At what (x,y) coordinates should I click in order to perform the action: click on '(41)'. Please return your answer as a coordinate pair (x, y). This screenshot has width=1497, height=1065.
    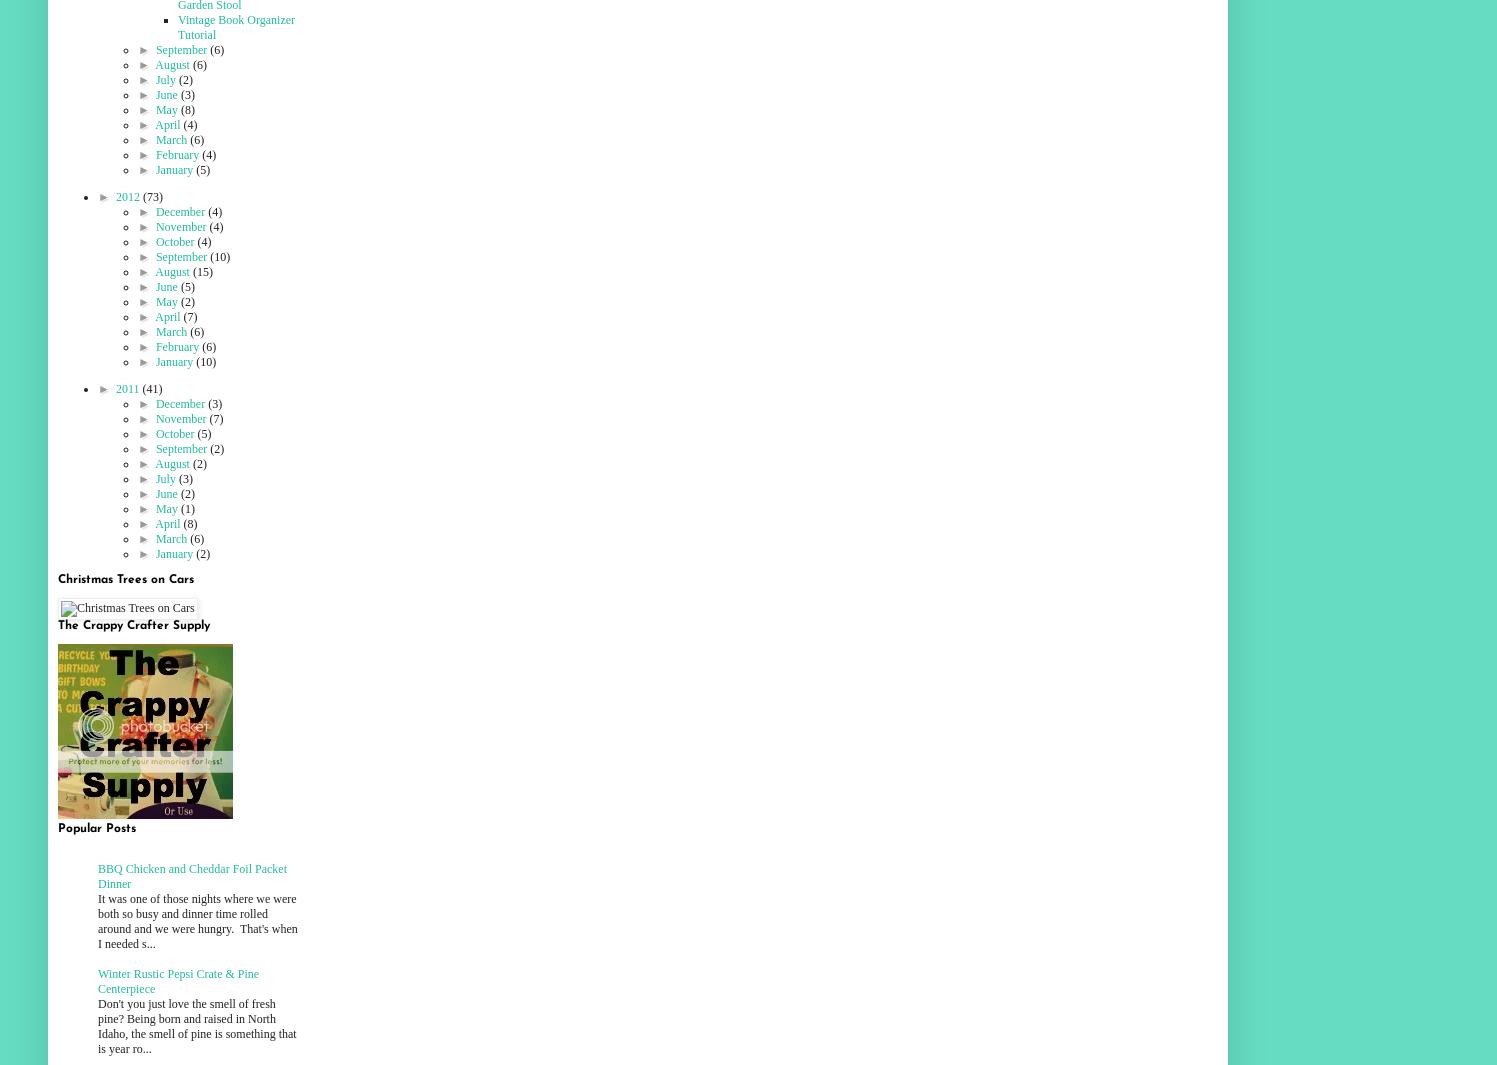
    Looking at the image, I should click on (150, 388).